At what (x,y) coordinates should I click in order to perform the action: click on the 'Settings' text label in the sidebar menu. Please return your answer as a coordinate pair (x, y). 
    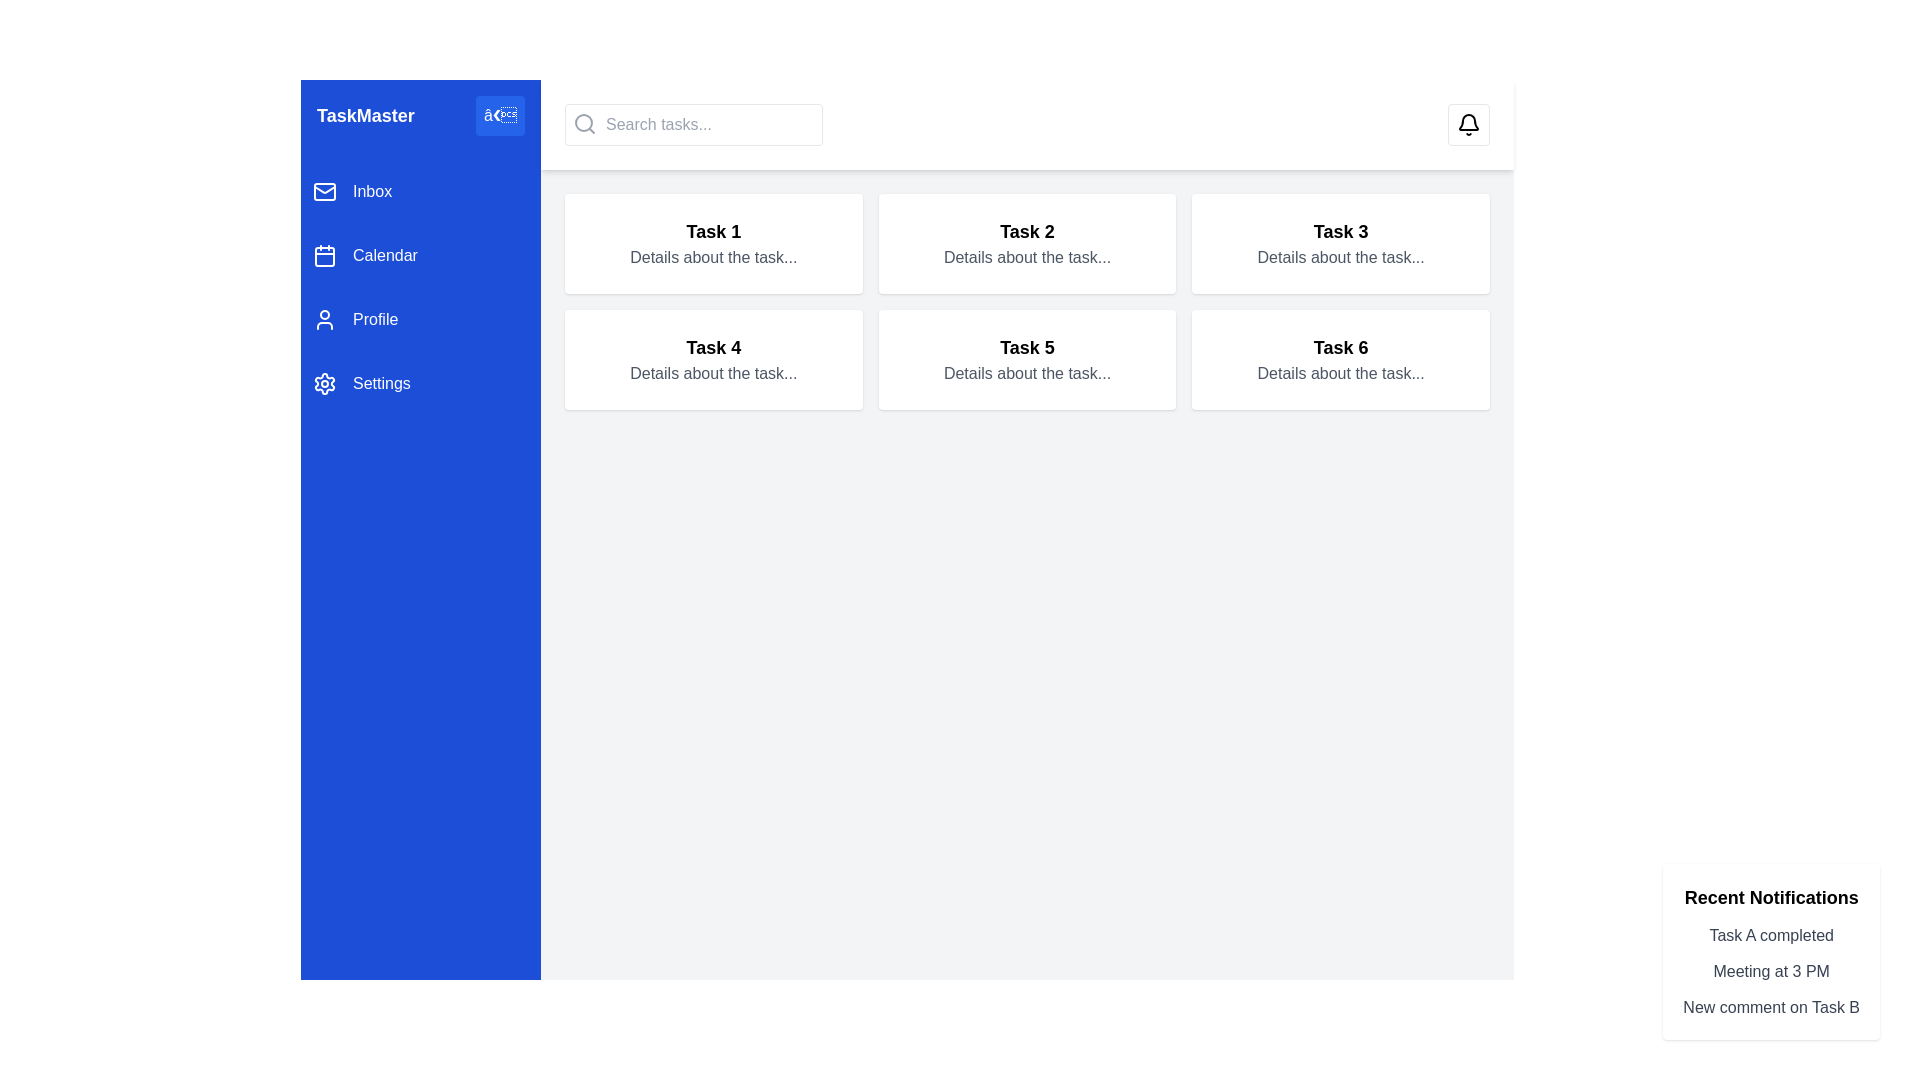
    Looking at the image, I should click on (381, 384).